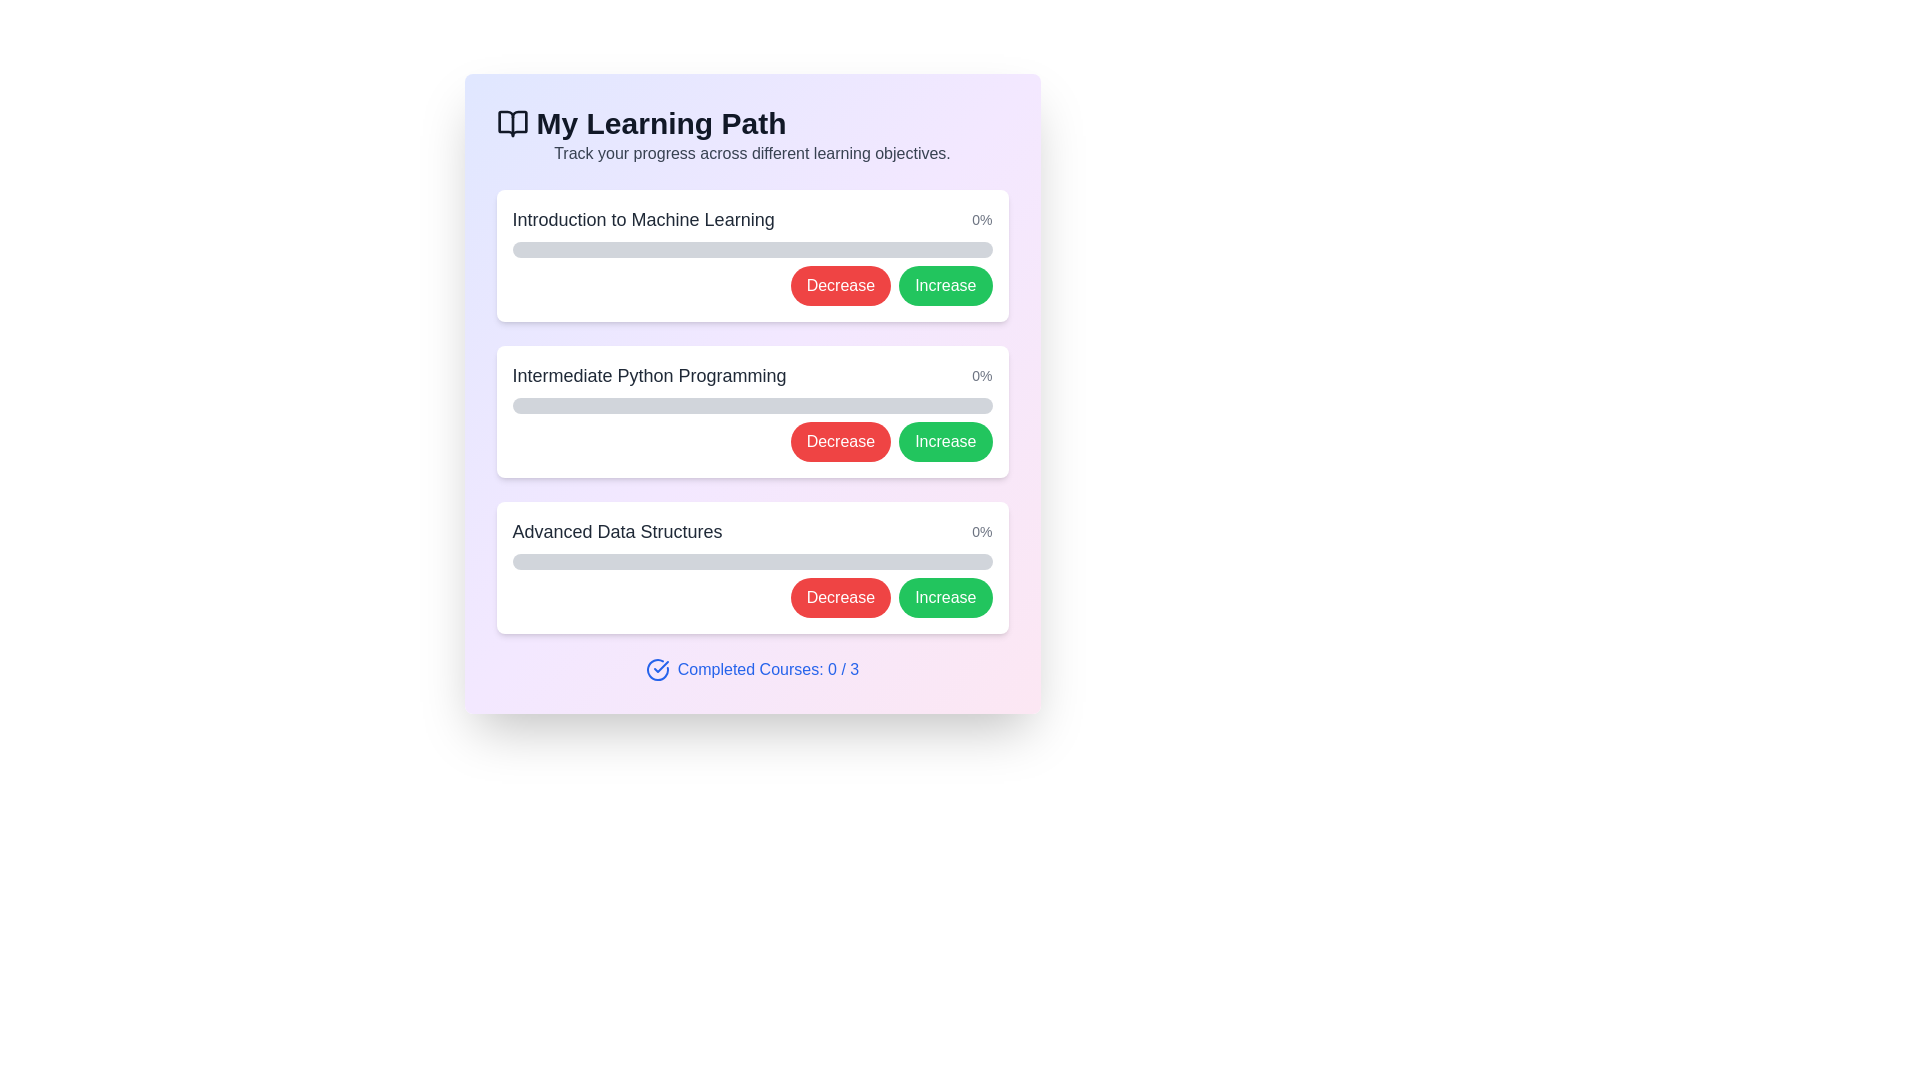 The width and height of the screenshot is (1920, 1080). Describe the element at coordinates (840, 285) in the screenshot. I see `the first rounded rectangular button with a red background and white text labeled 'Decrease' located in the top section of a list of progress trackers, positioned immediately to the right of a progress bar and to the left of an 'Increase' button` at that location.